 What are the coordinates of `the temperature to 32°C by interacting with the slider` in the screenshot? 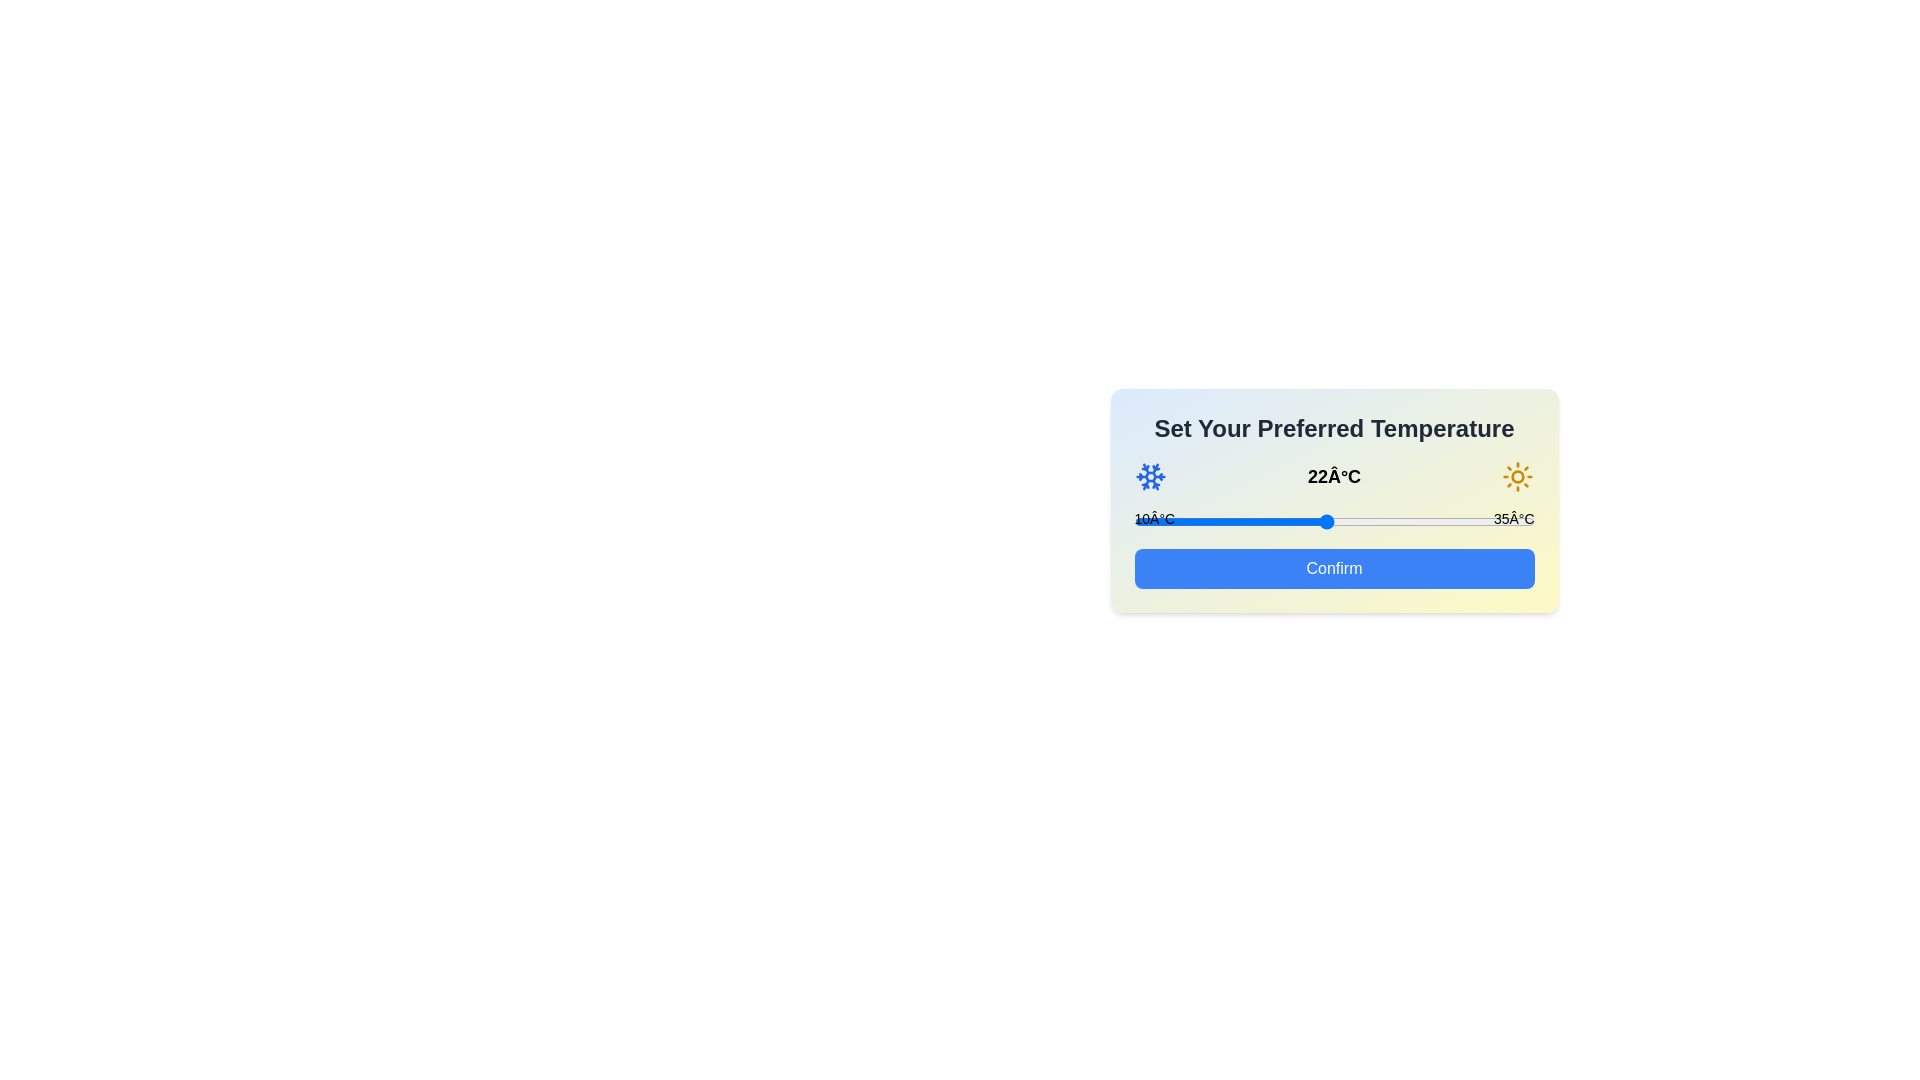 It's located at (1486, 520).